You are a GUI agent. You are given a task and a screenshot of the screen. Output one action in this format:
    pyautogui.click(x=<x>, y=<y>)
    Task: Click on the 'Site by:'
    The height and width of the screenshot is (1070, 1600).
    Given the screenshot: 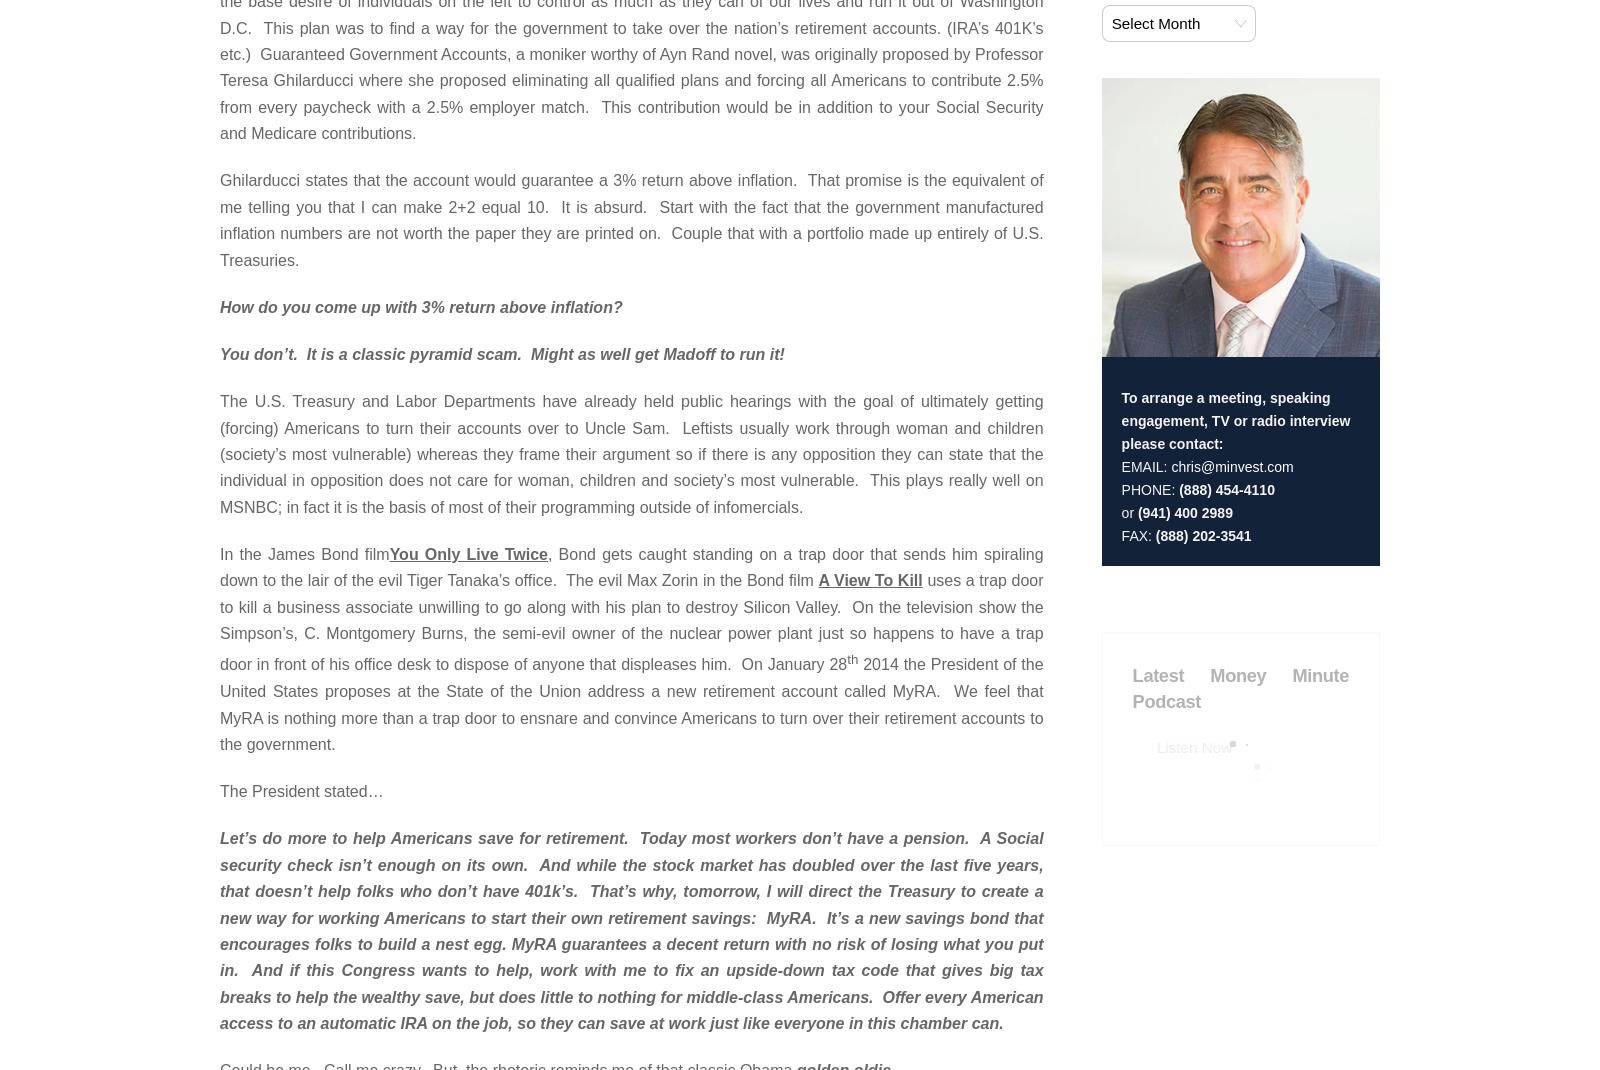 What is the action you would take?
    pyautogui.click(x=220, y=708)
    